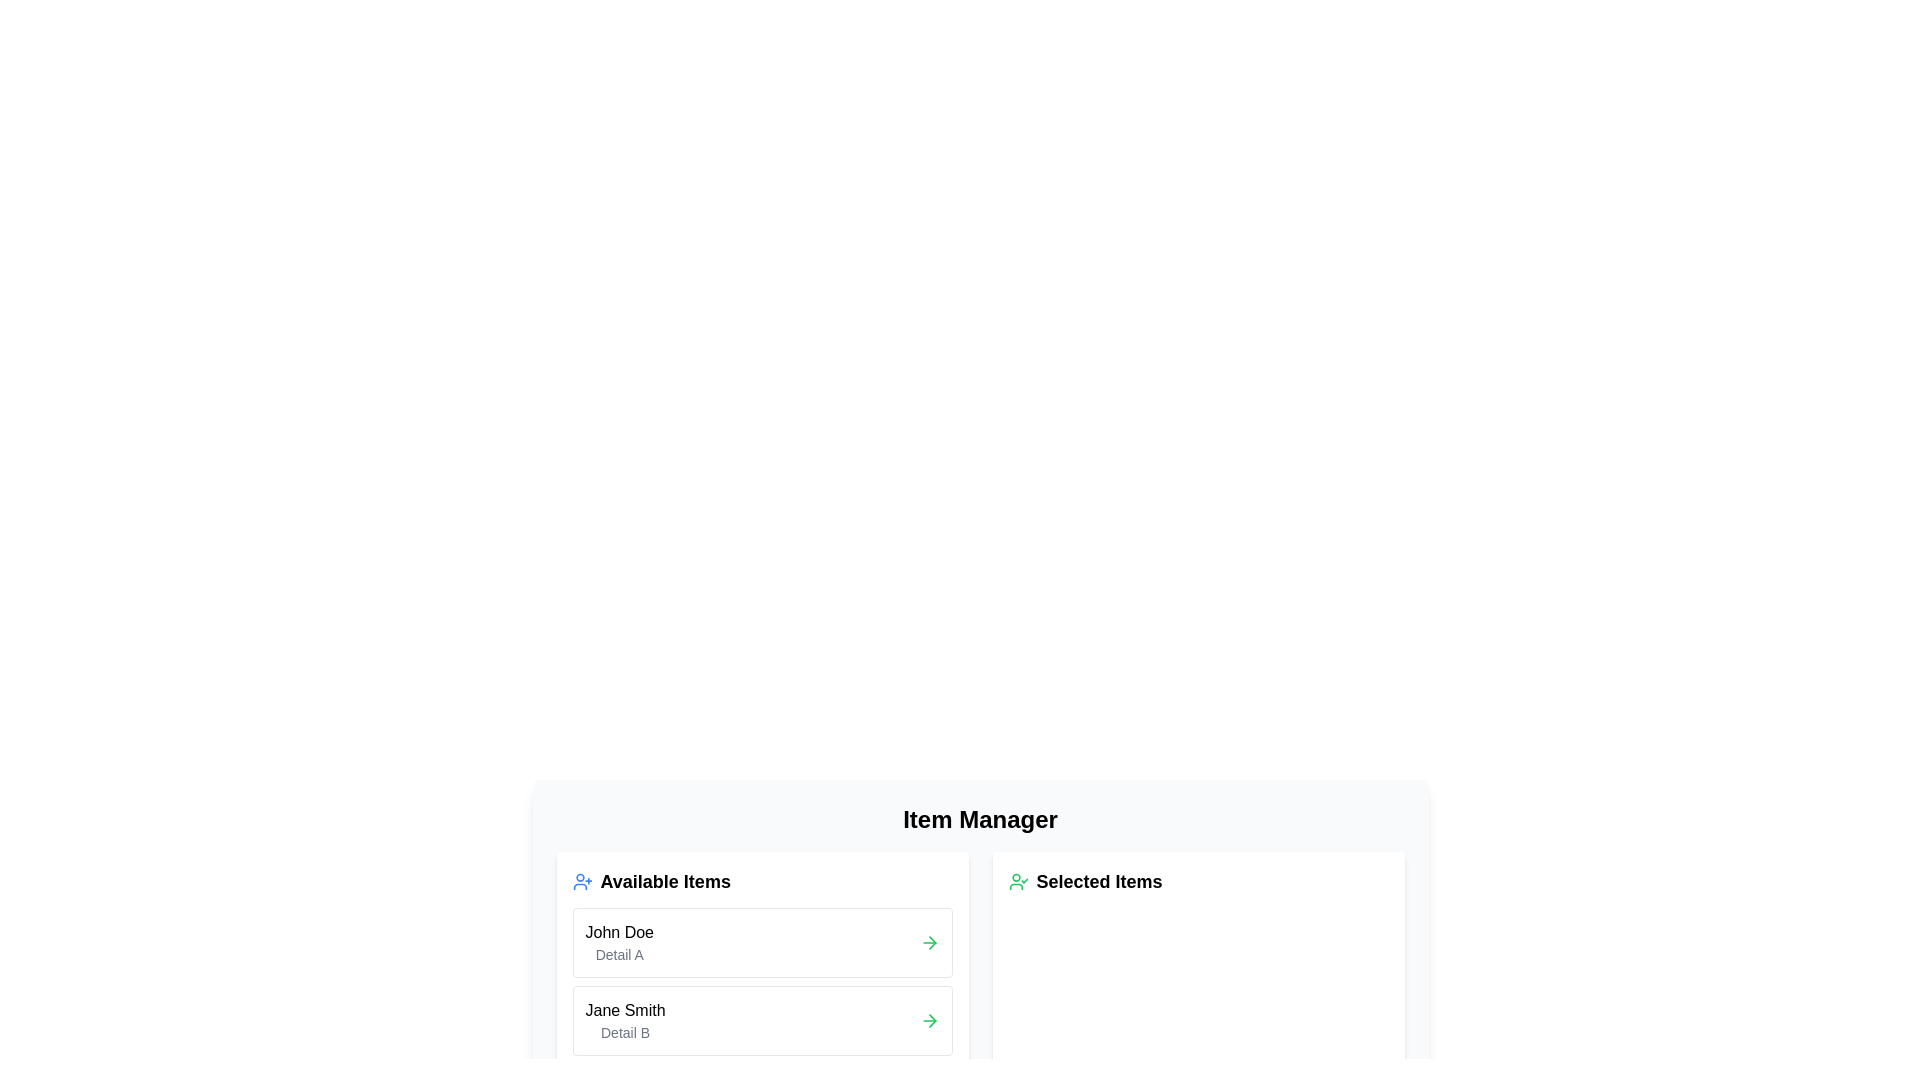  What do you see at coordinates (624, 1010) in the screenshot?
I see `the text label 'Jane Smith' located in the card under 'Available Items'` at bounding box center [624, 1010].